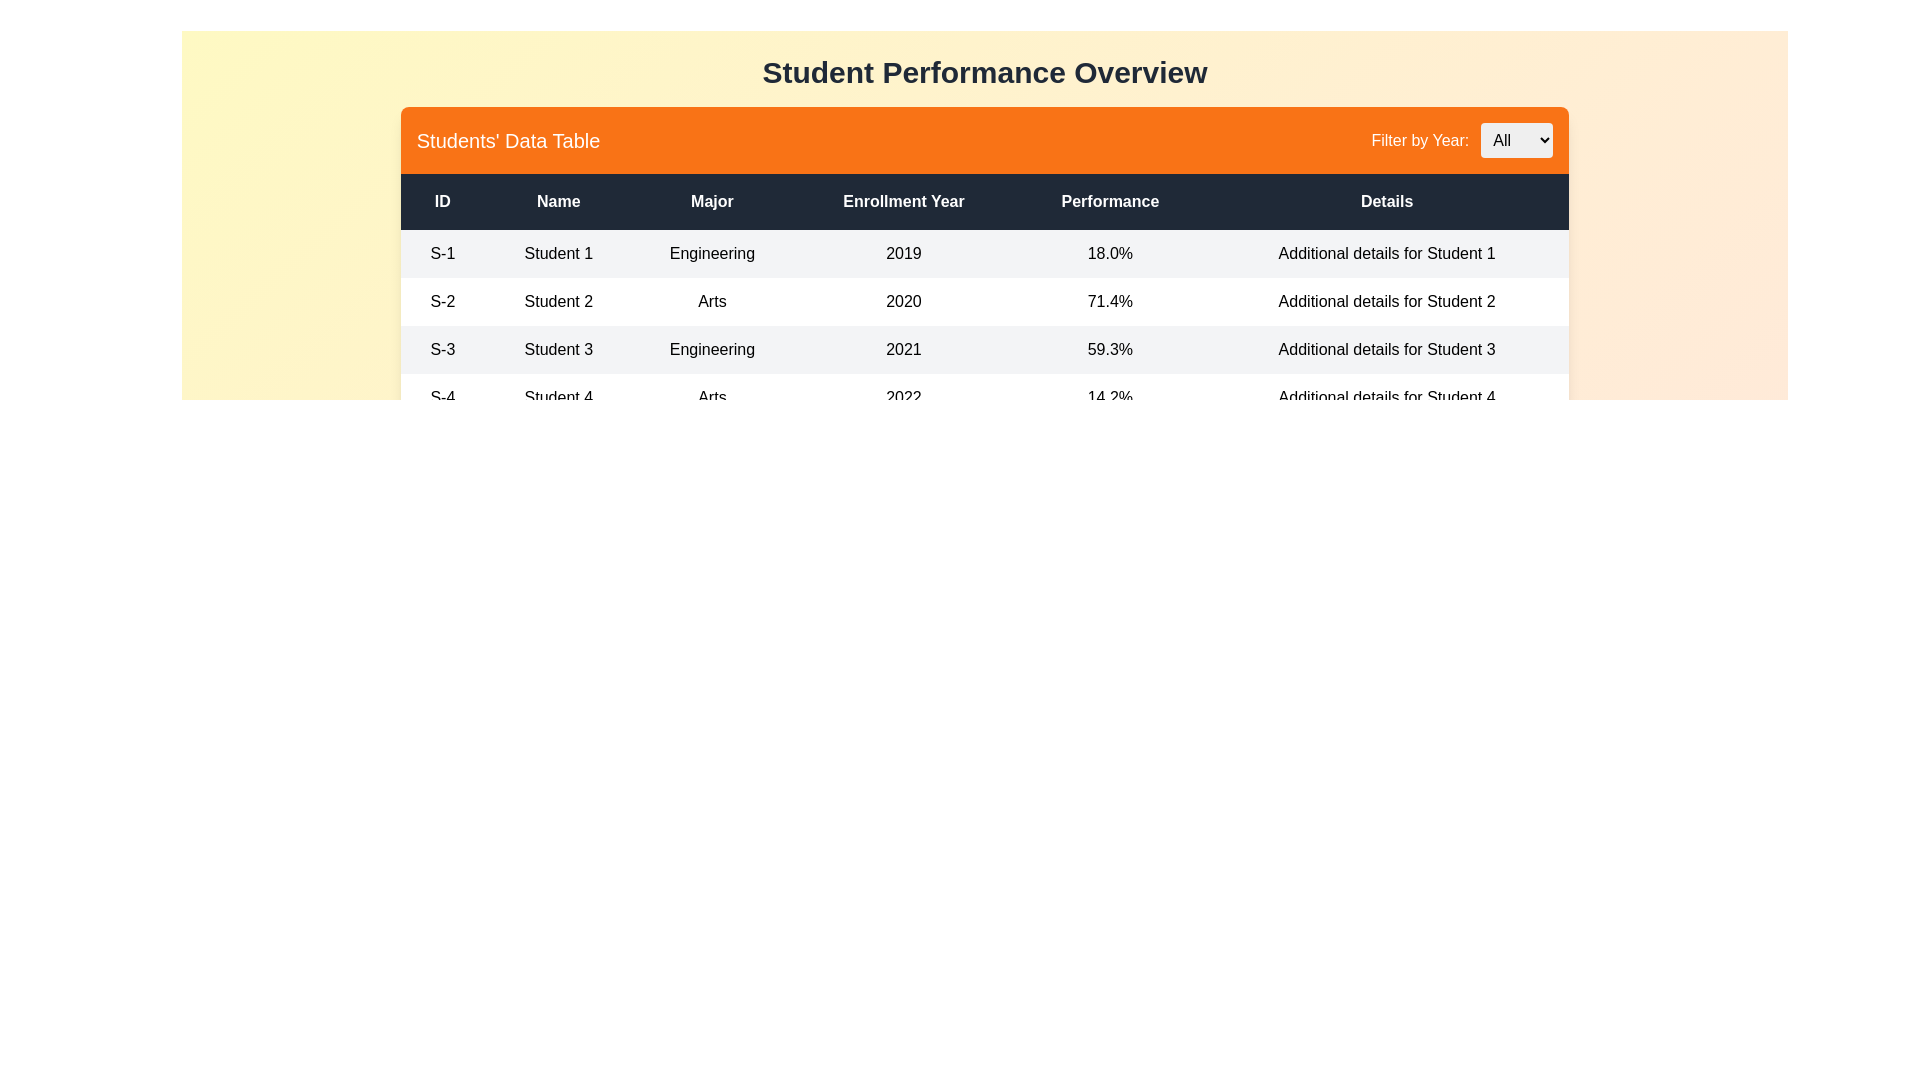 This screenshot has width=1920, height=1080. What do you see at coordinates (712, 201) in the screenshot?
I see `the column header Major to sort the table by that column` at bounding box center [712, 201].